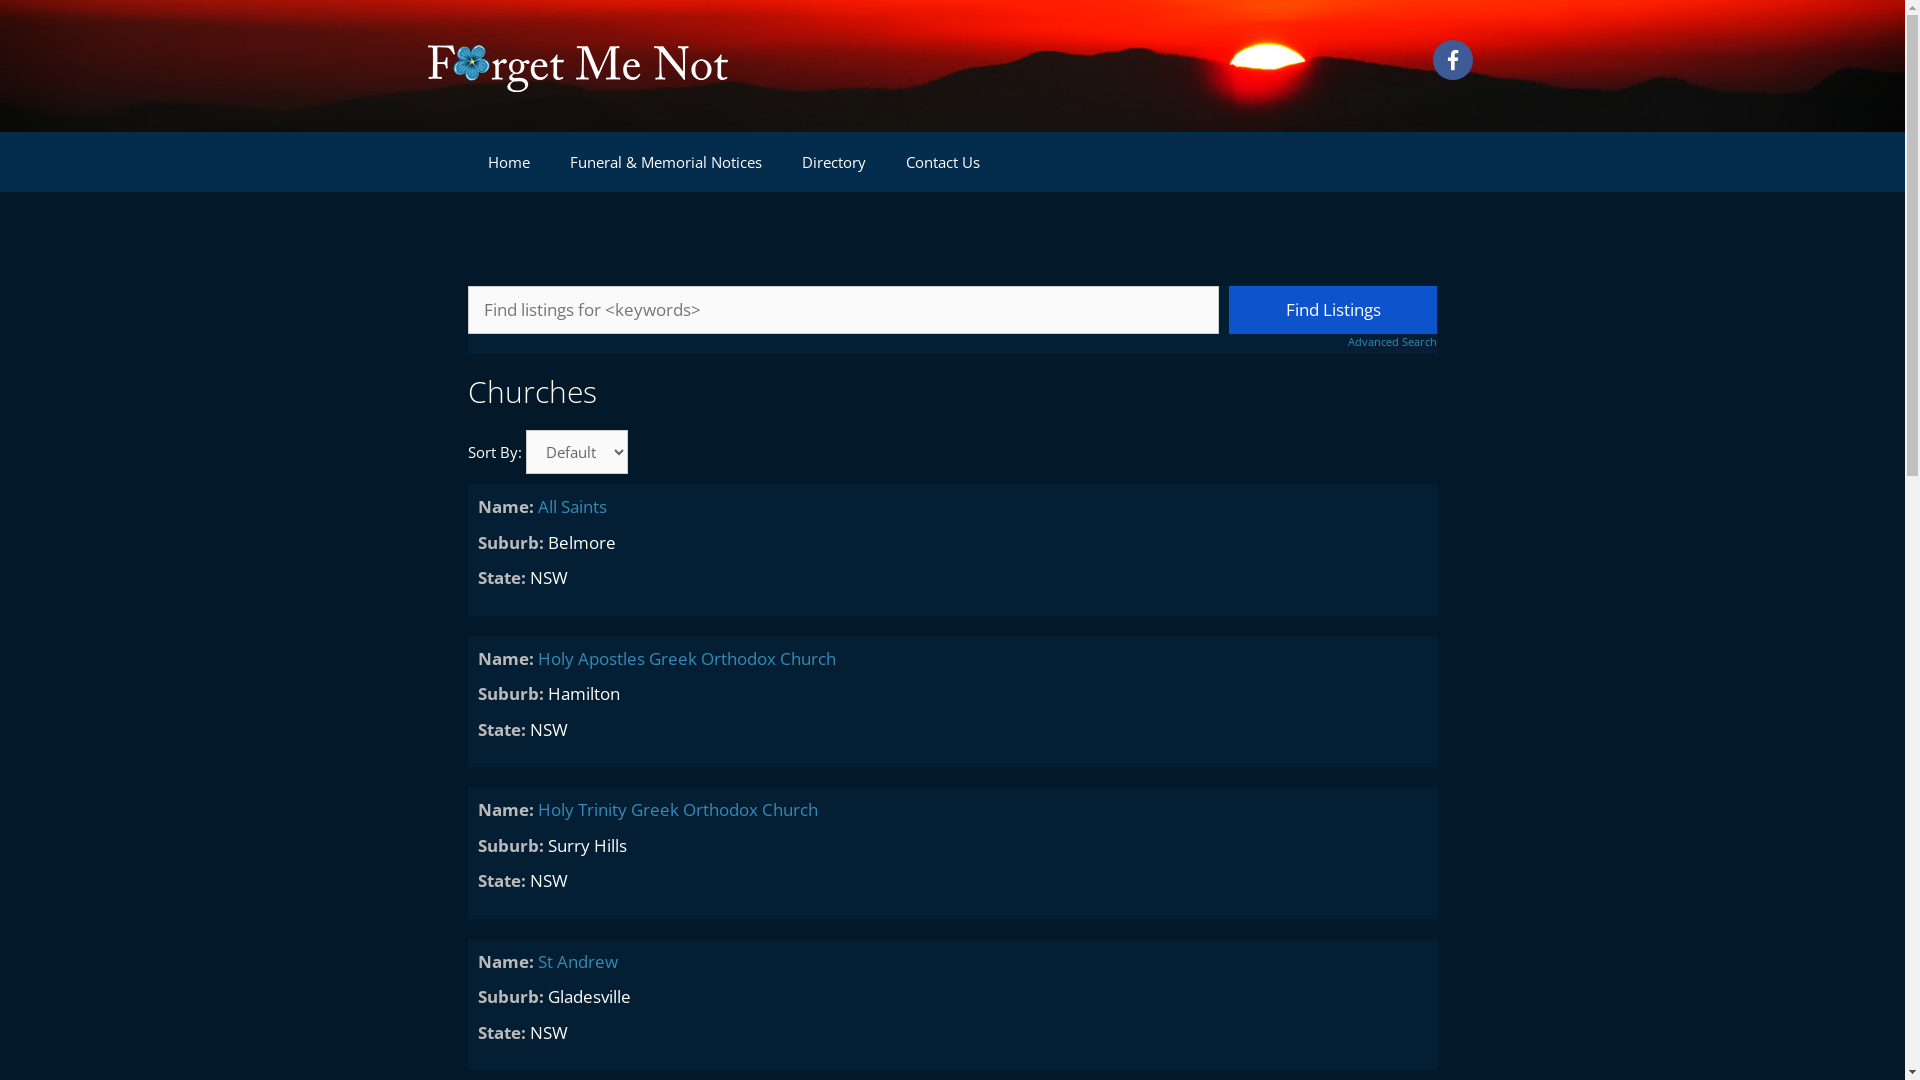  What do you see at coordinates (0, 0) in the screenshot?
I see `'Skip to content'` at bounding box center [0, 0].